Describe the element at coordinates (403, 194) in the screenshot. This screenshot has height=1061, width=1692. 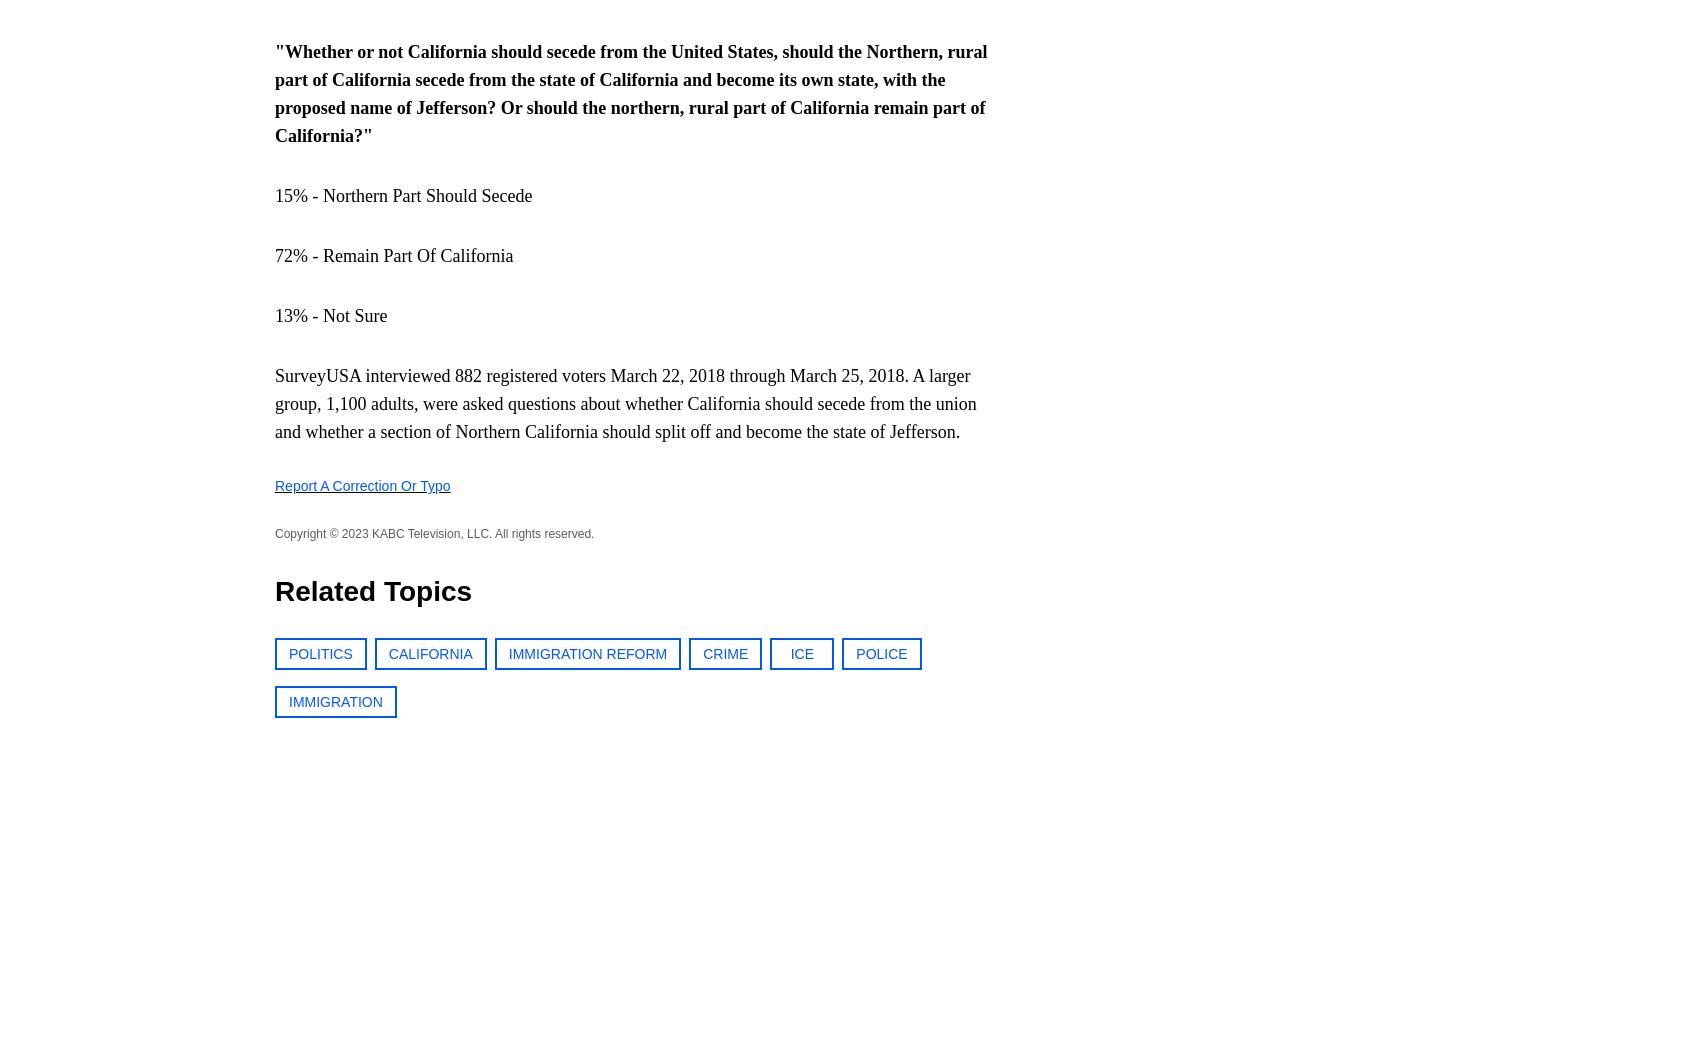
I see `'15%	- Northern Part Should Secede'` at that location.